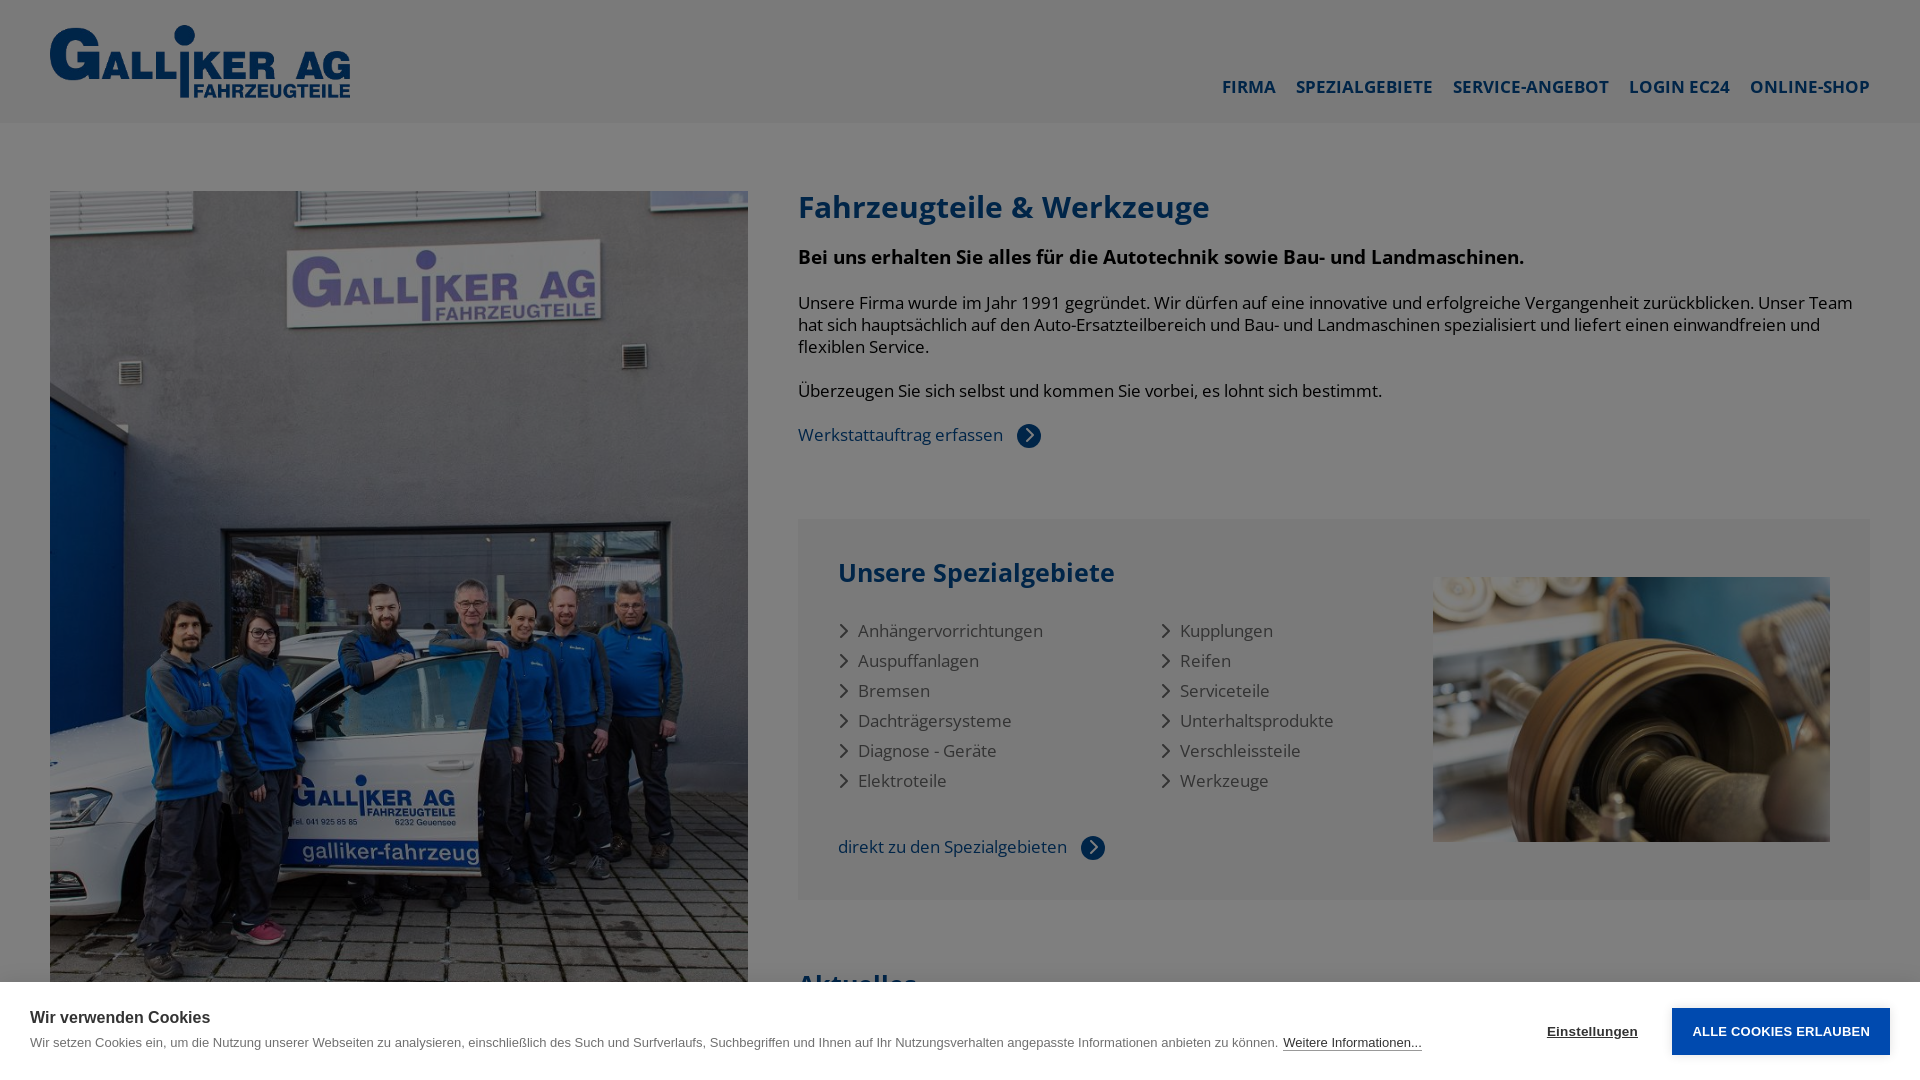  Describe the element at coordinates (200, 60) in the screenshot. I see `'Galliker Fahrzeugteile'` at that location.